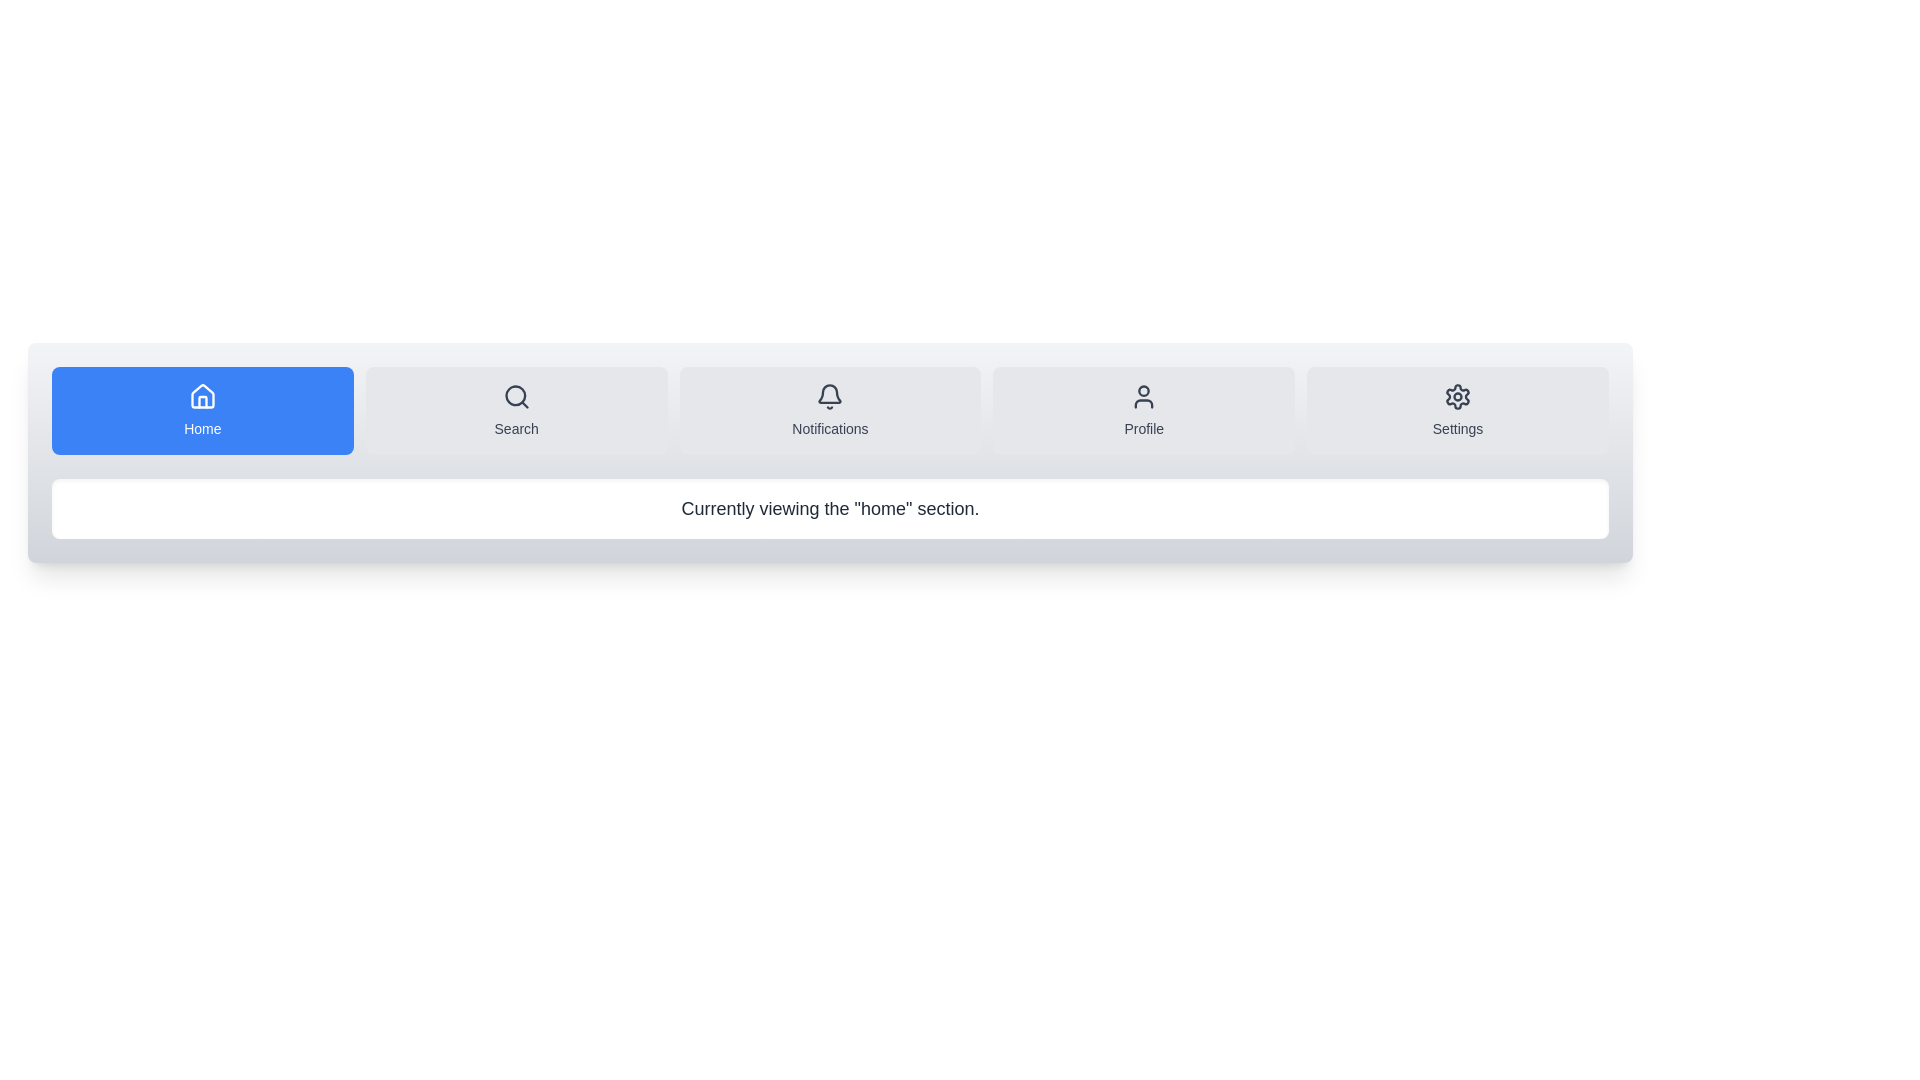 The height and width of the screenshot is (1080, 1920). I want to click on the text label displaying 'Settings', which is positioned below a gear-shaped icon in the toolbar, so click(1458, 427).